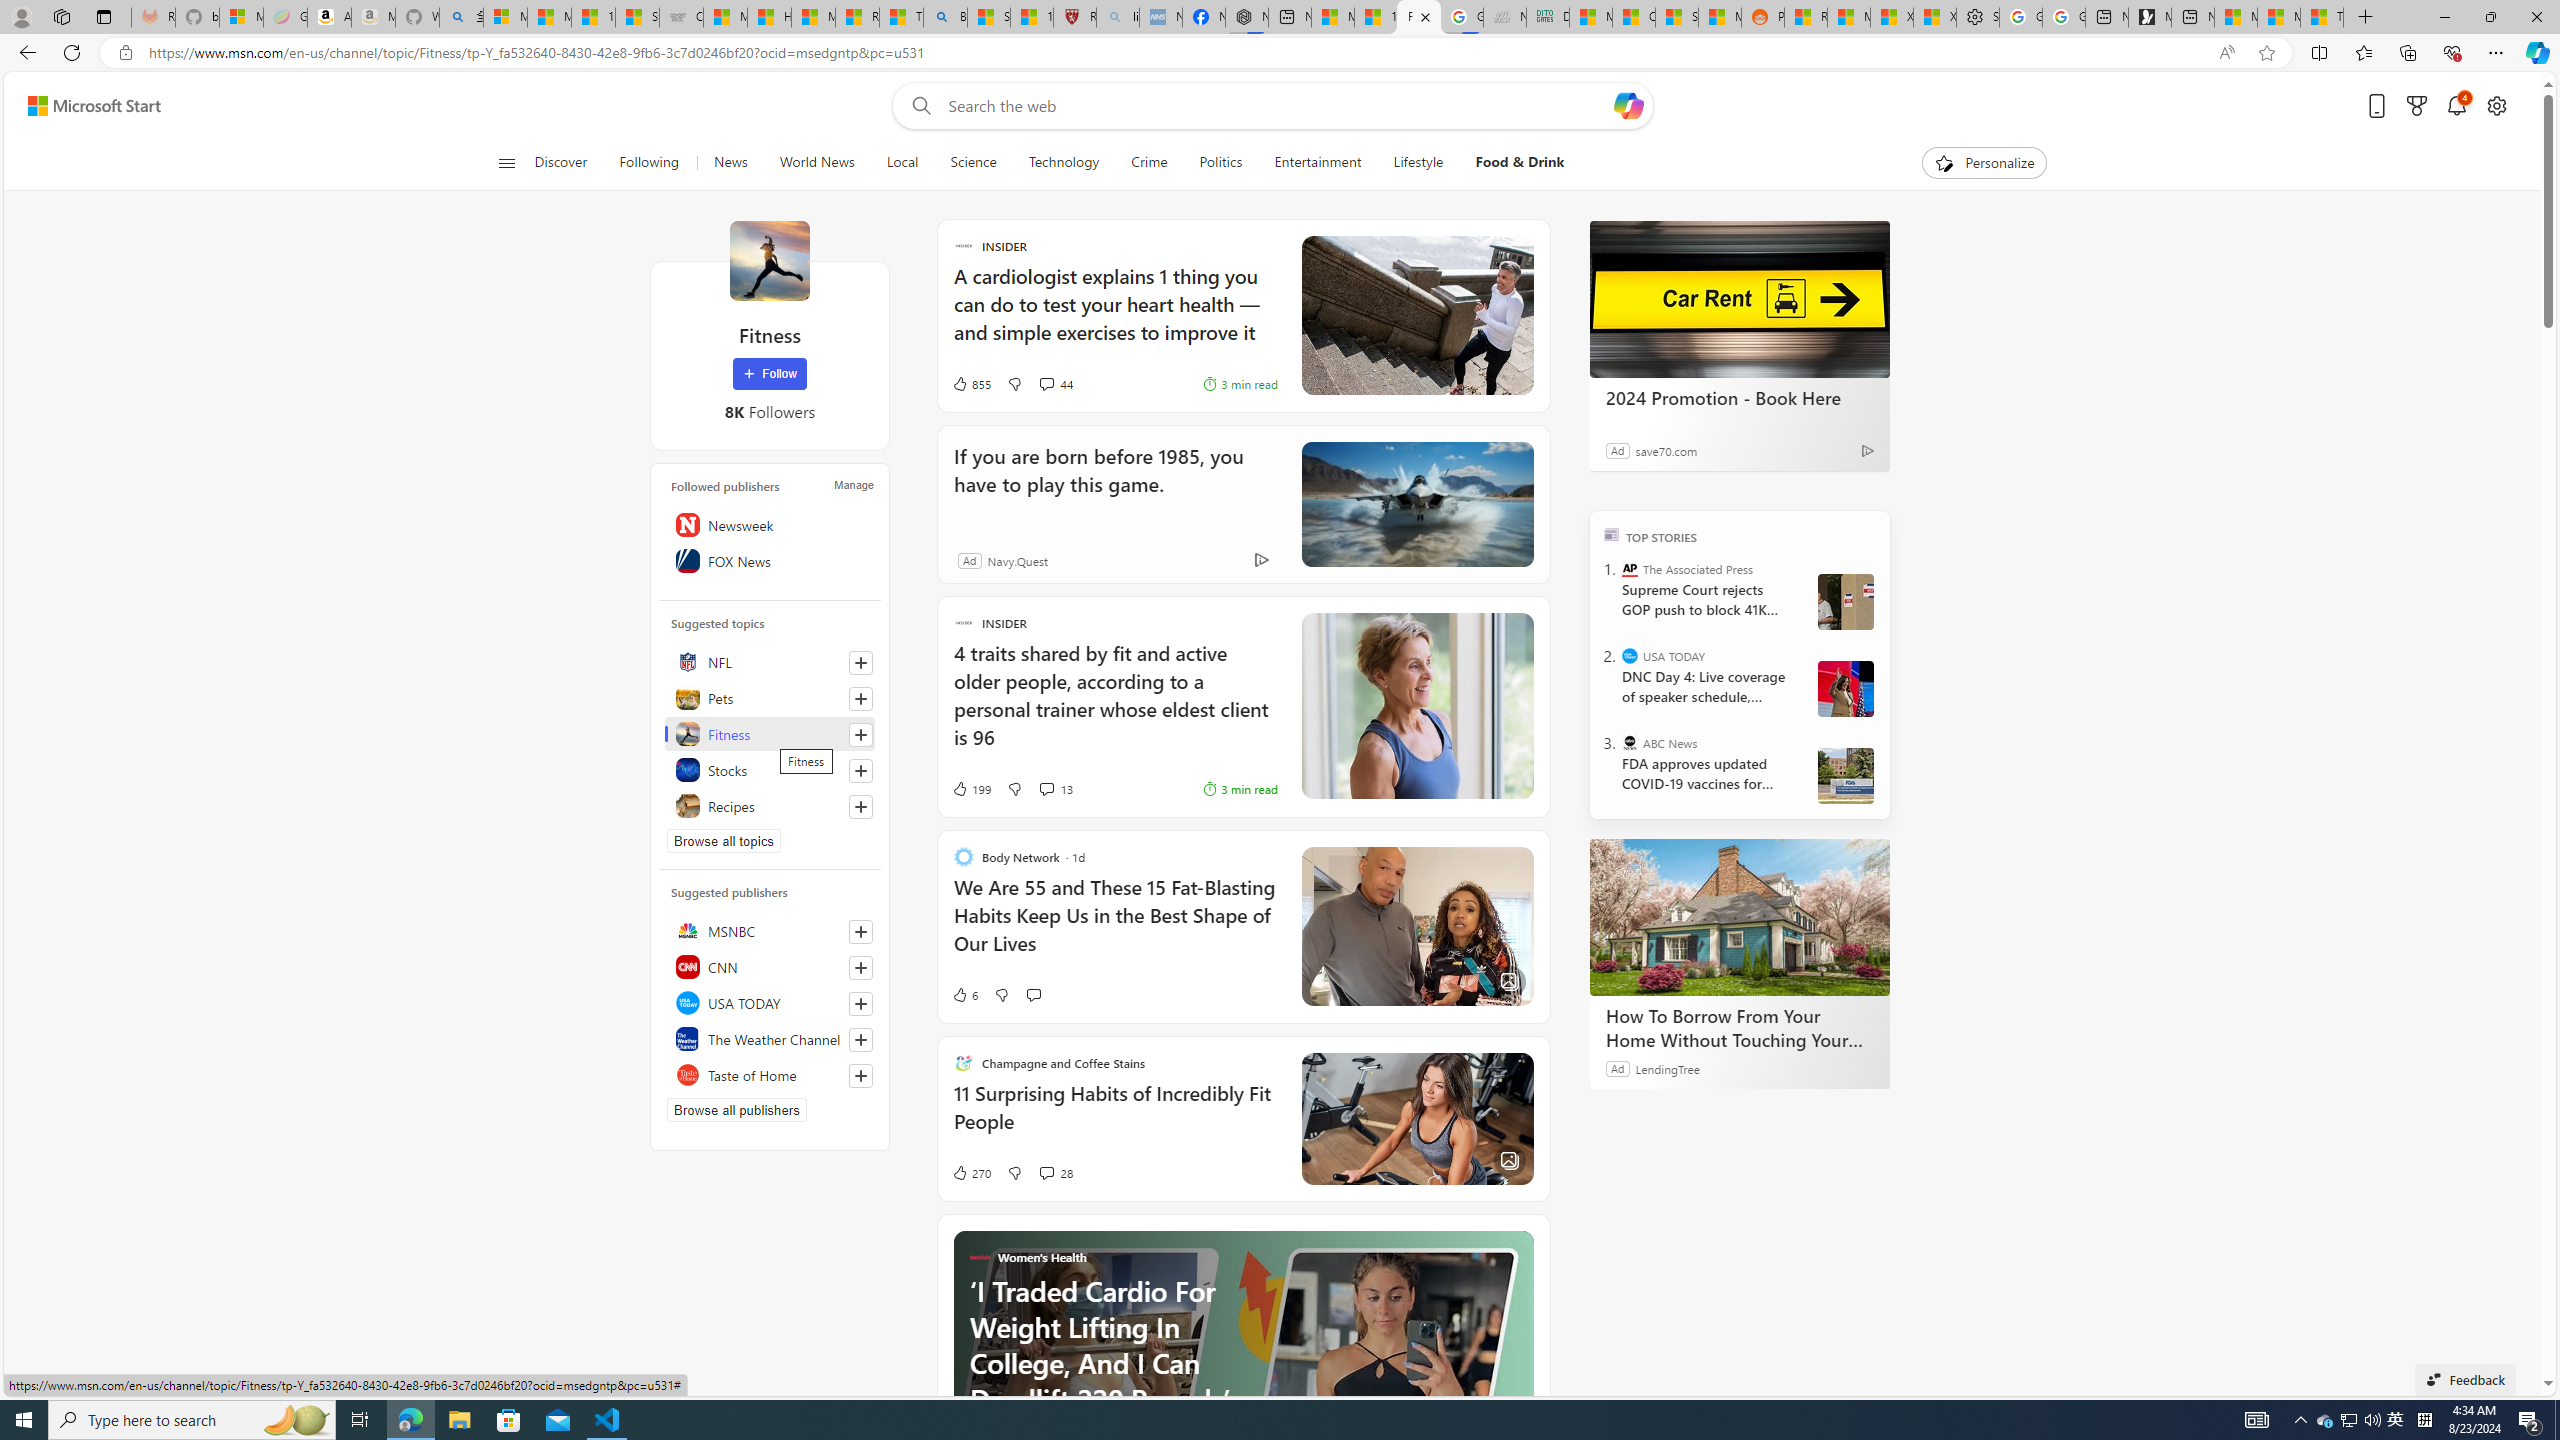  I want to click on 'Science - MSN', so click(988, 16).